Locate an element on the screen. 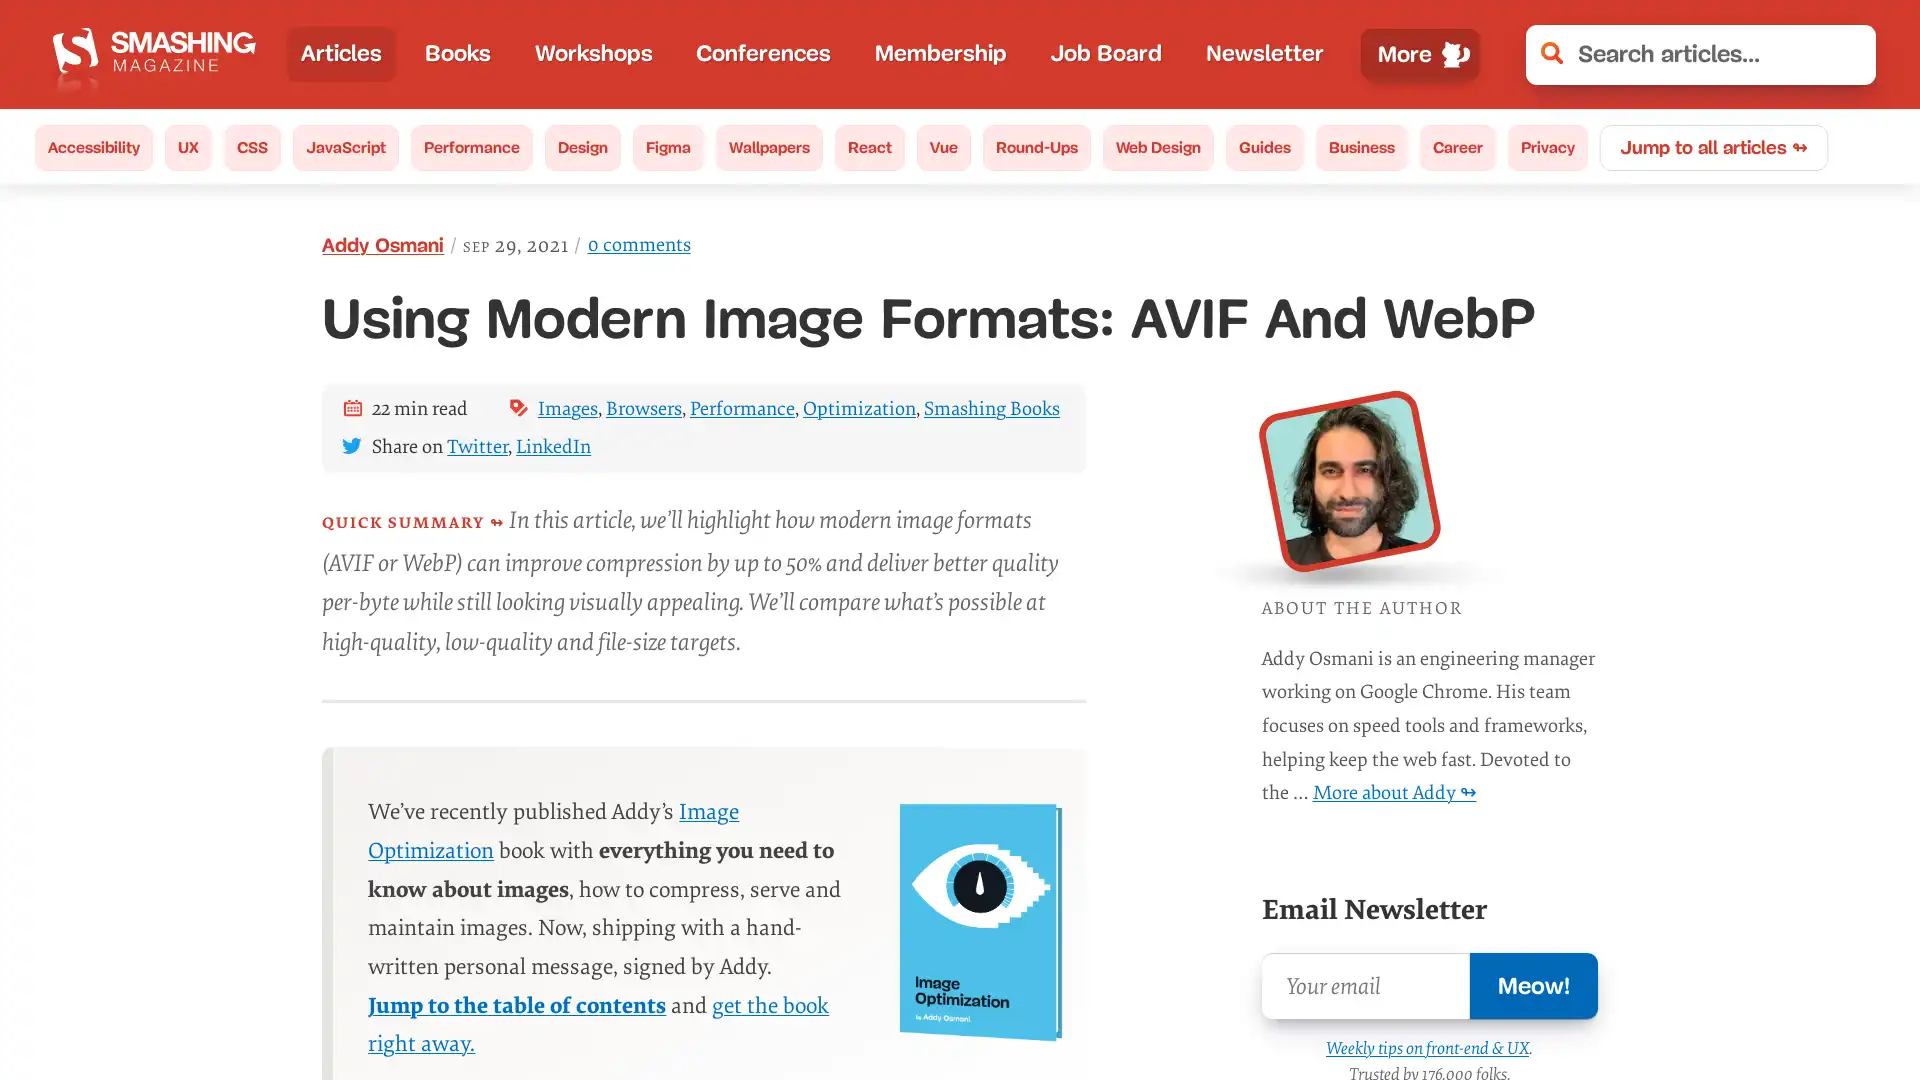  Its okay. is located at coordinates (1768, 997).